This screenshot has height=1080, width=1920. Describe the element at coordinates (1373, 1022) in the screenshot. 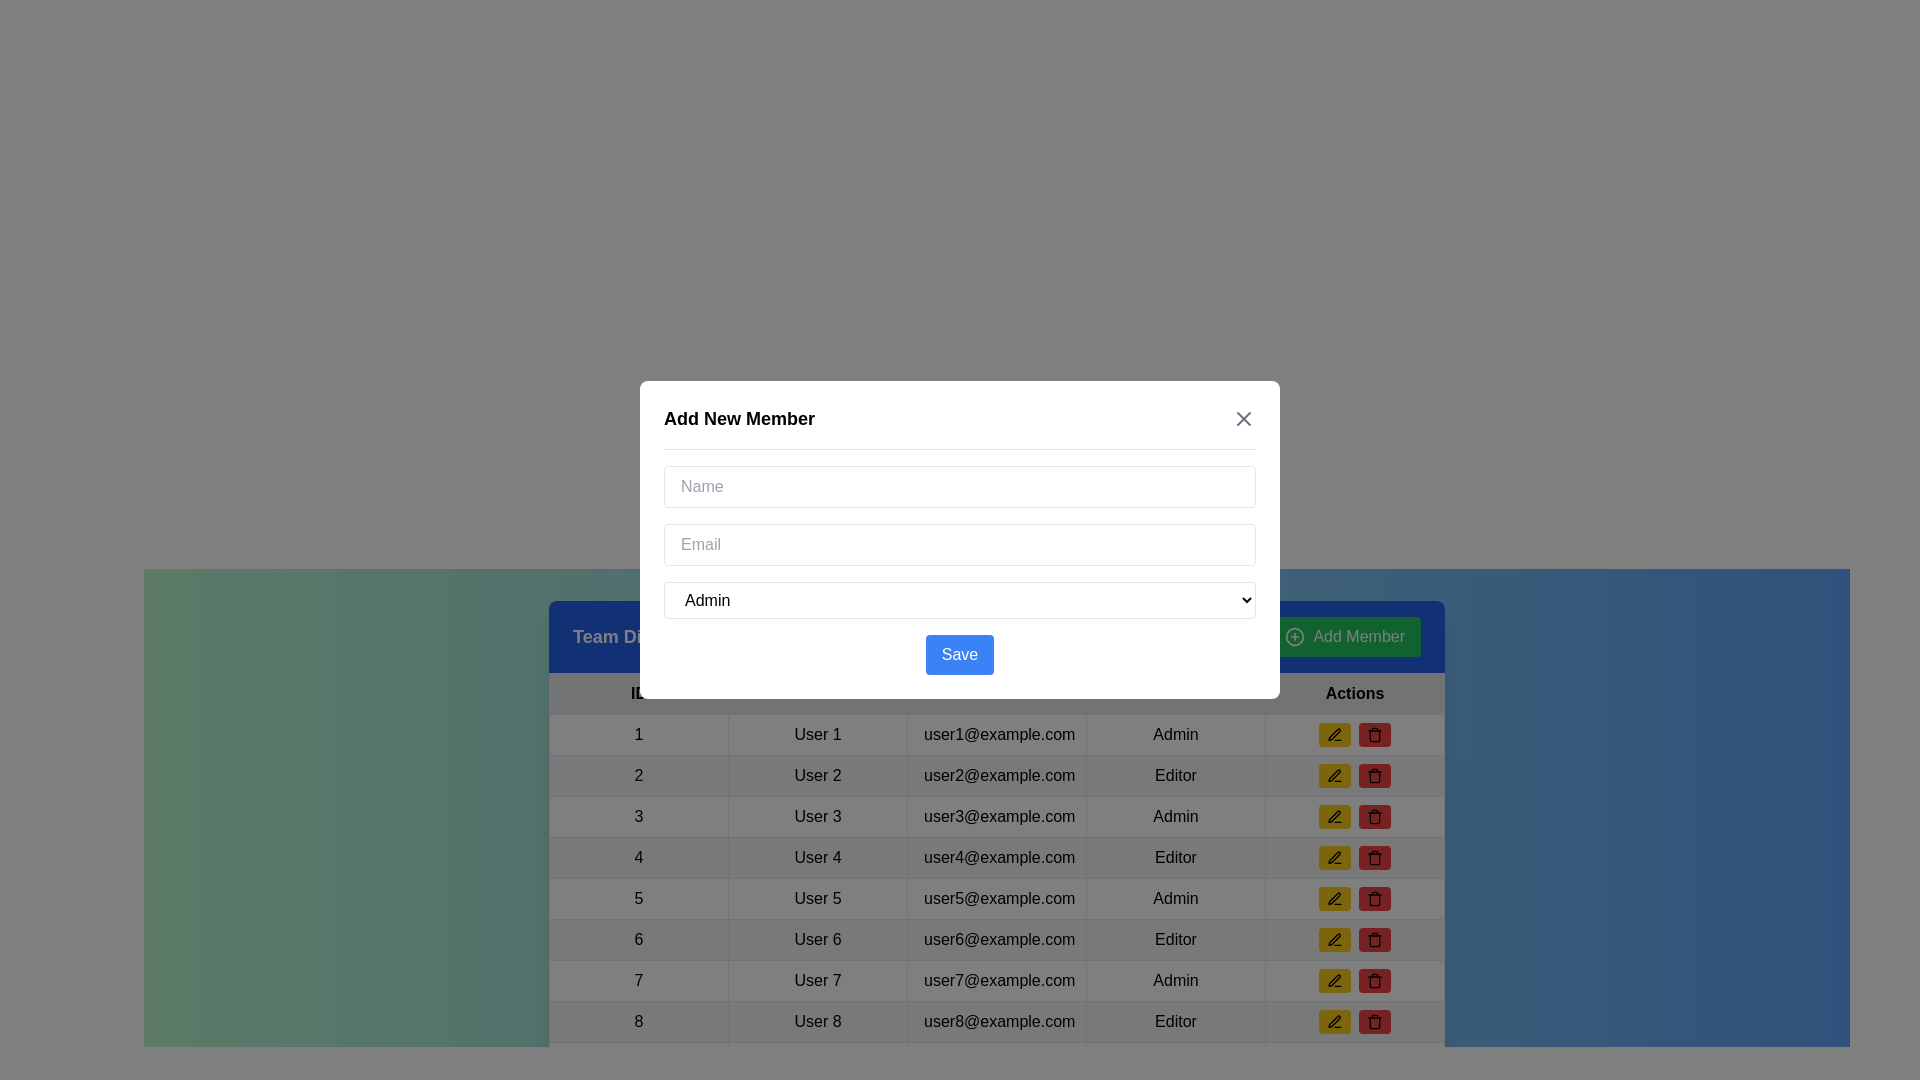

I see `the delete button located on the far right of its row in the table to change its color` at that location.